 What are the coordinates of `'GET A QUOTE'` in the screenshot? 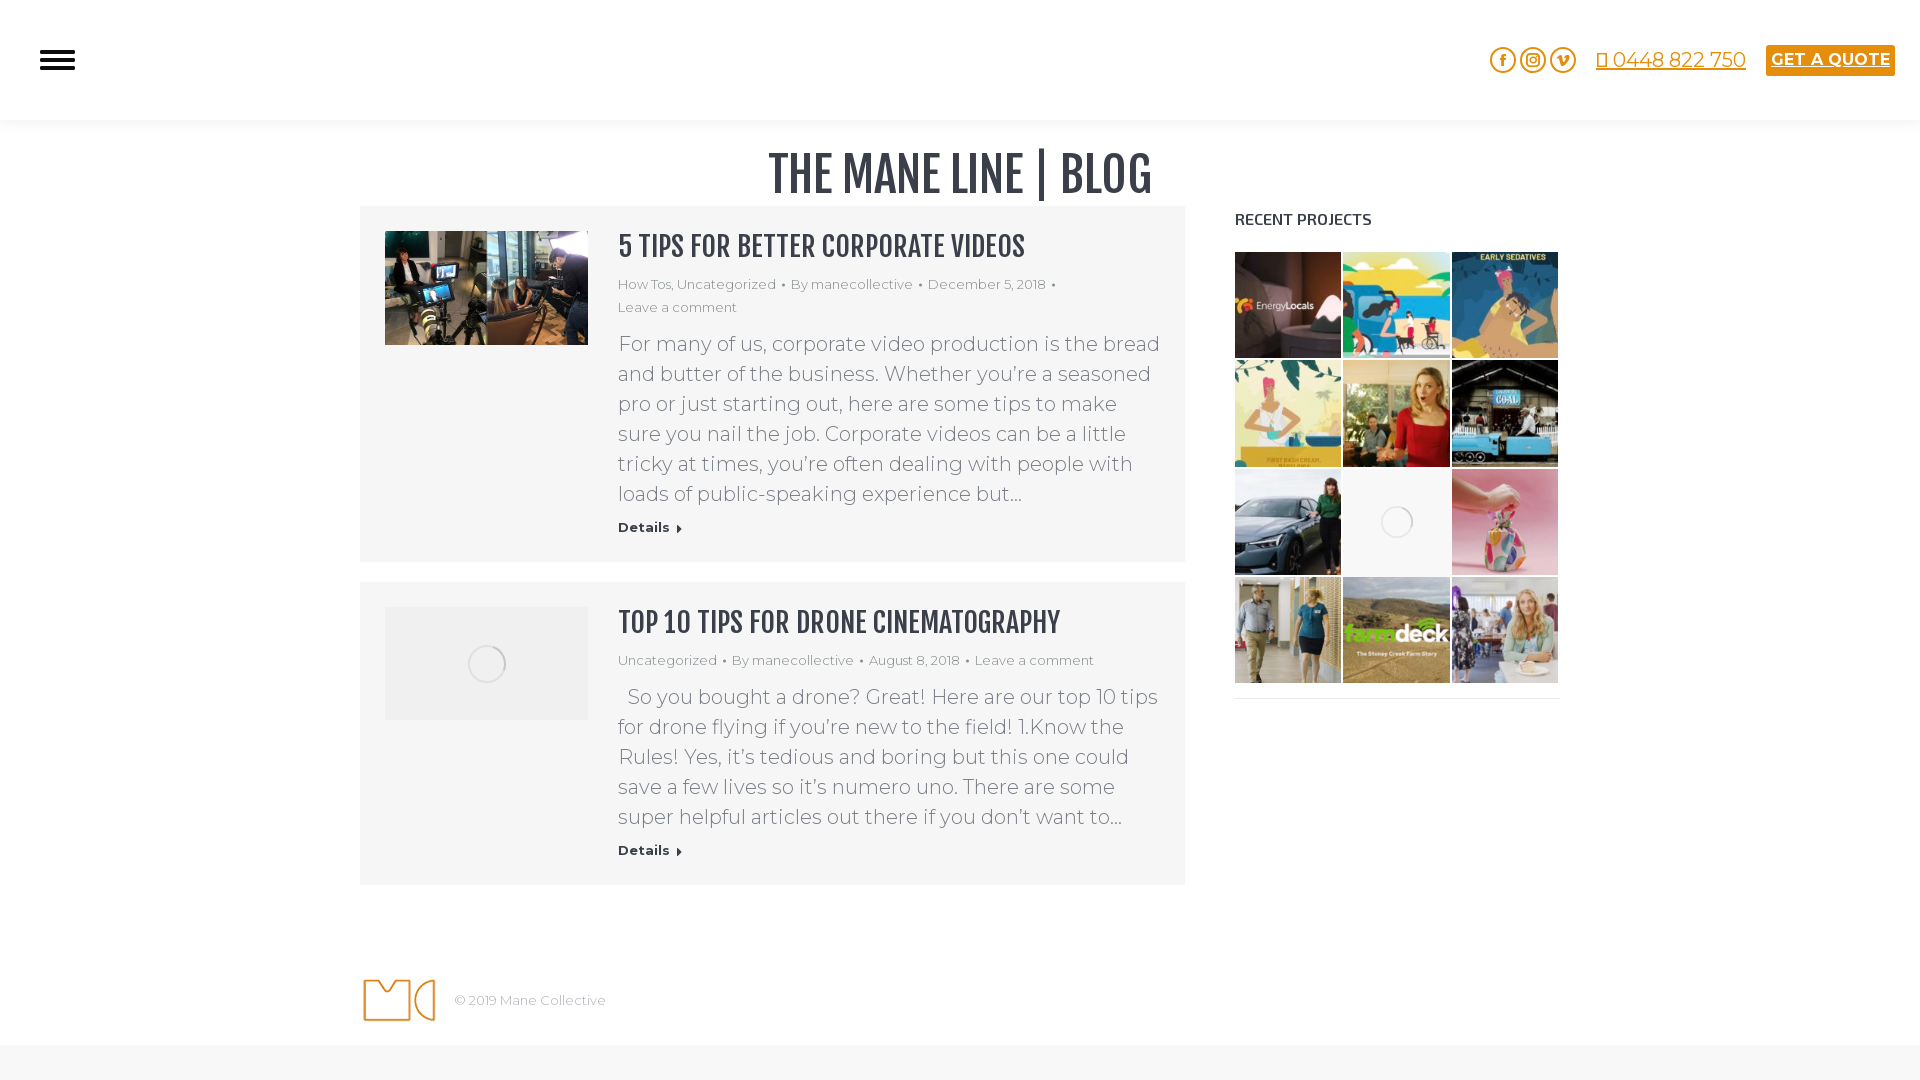 It's located at (1830, 59).